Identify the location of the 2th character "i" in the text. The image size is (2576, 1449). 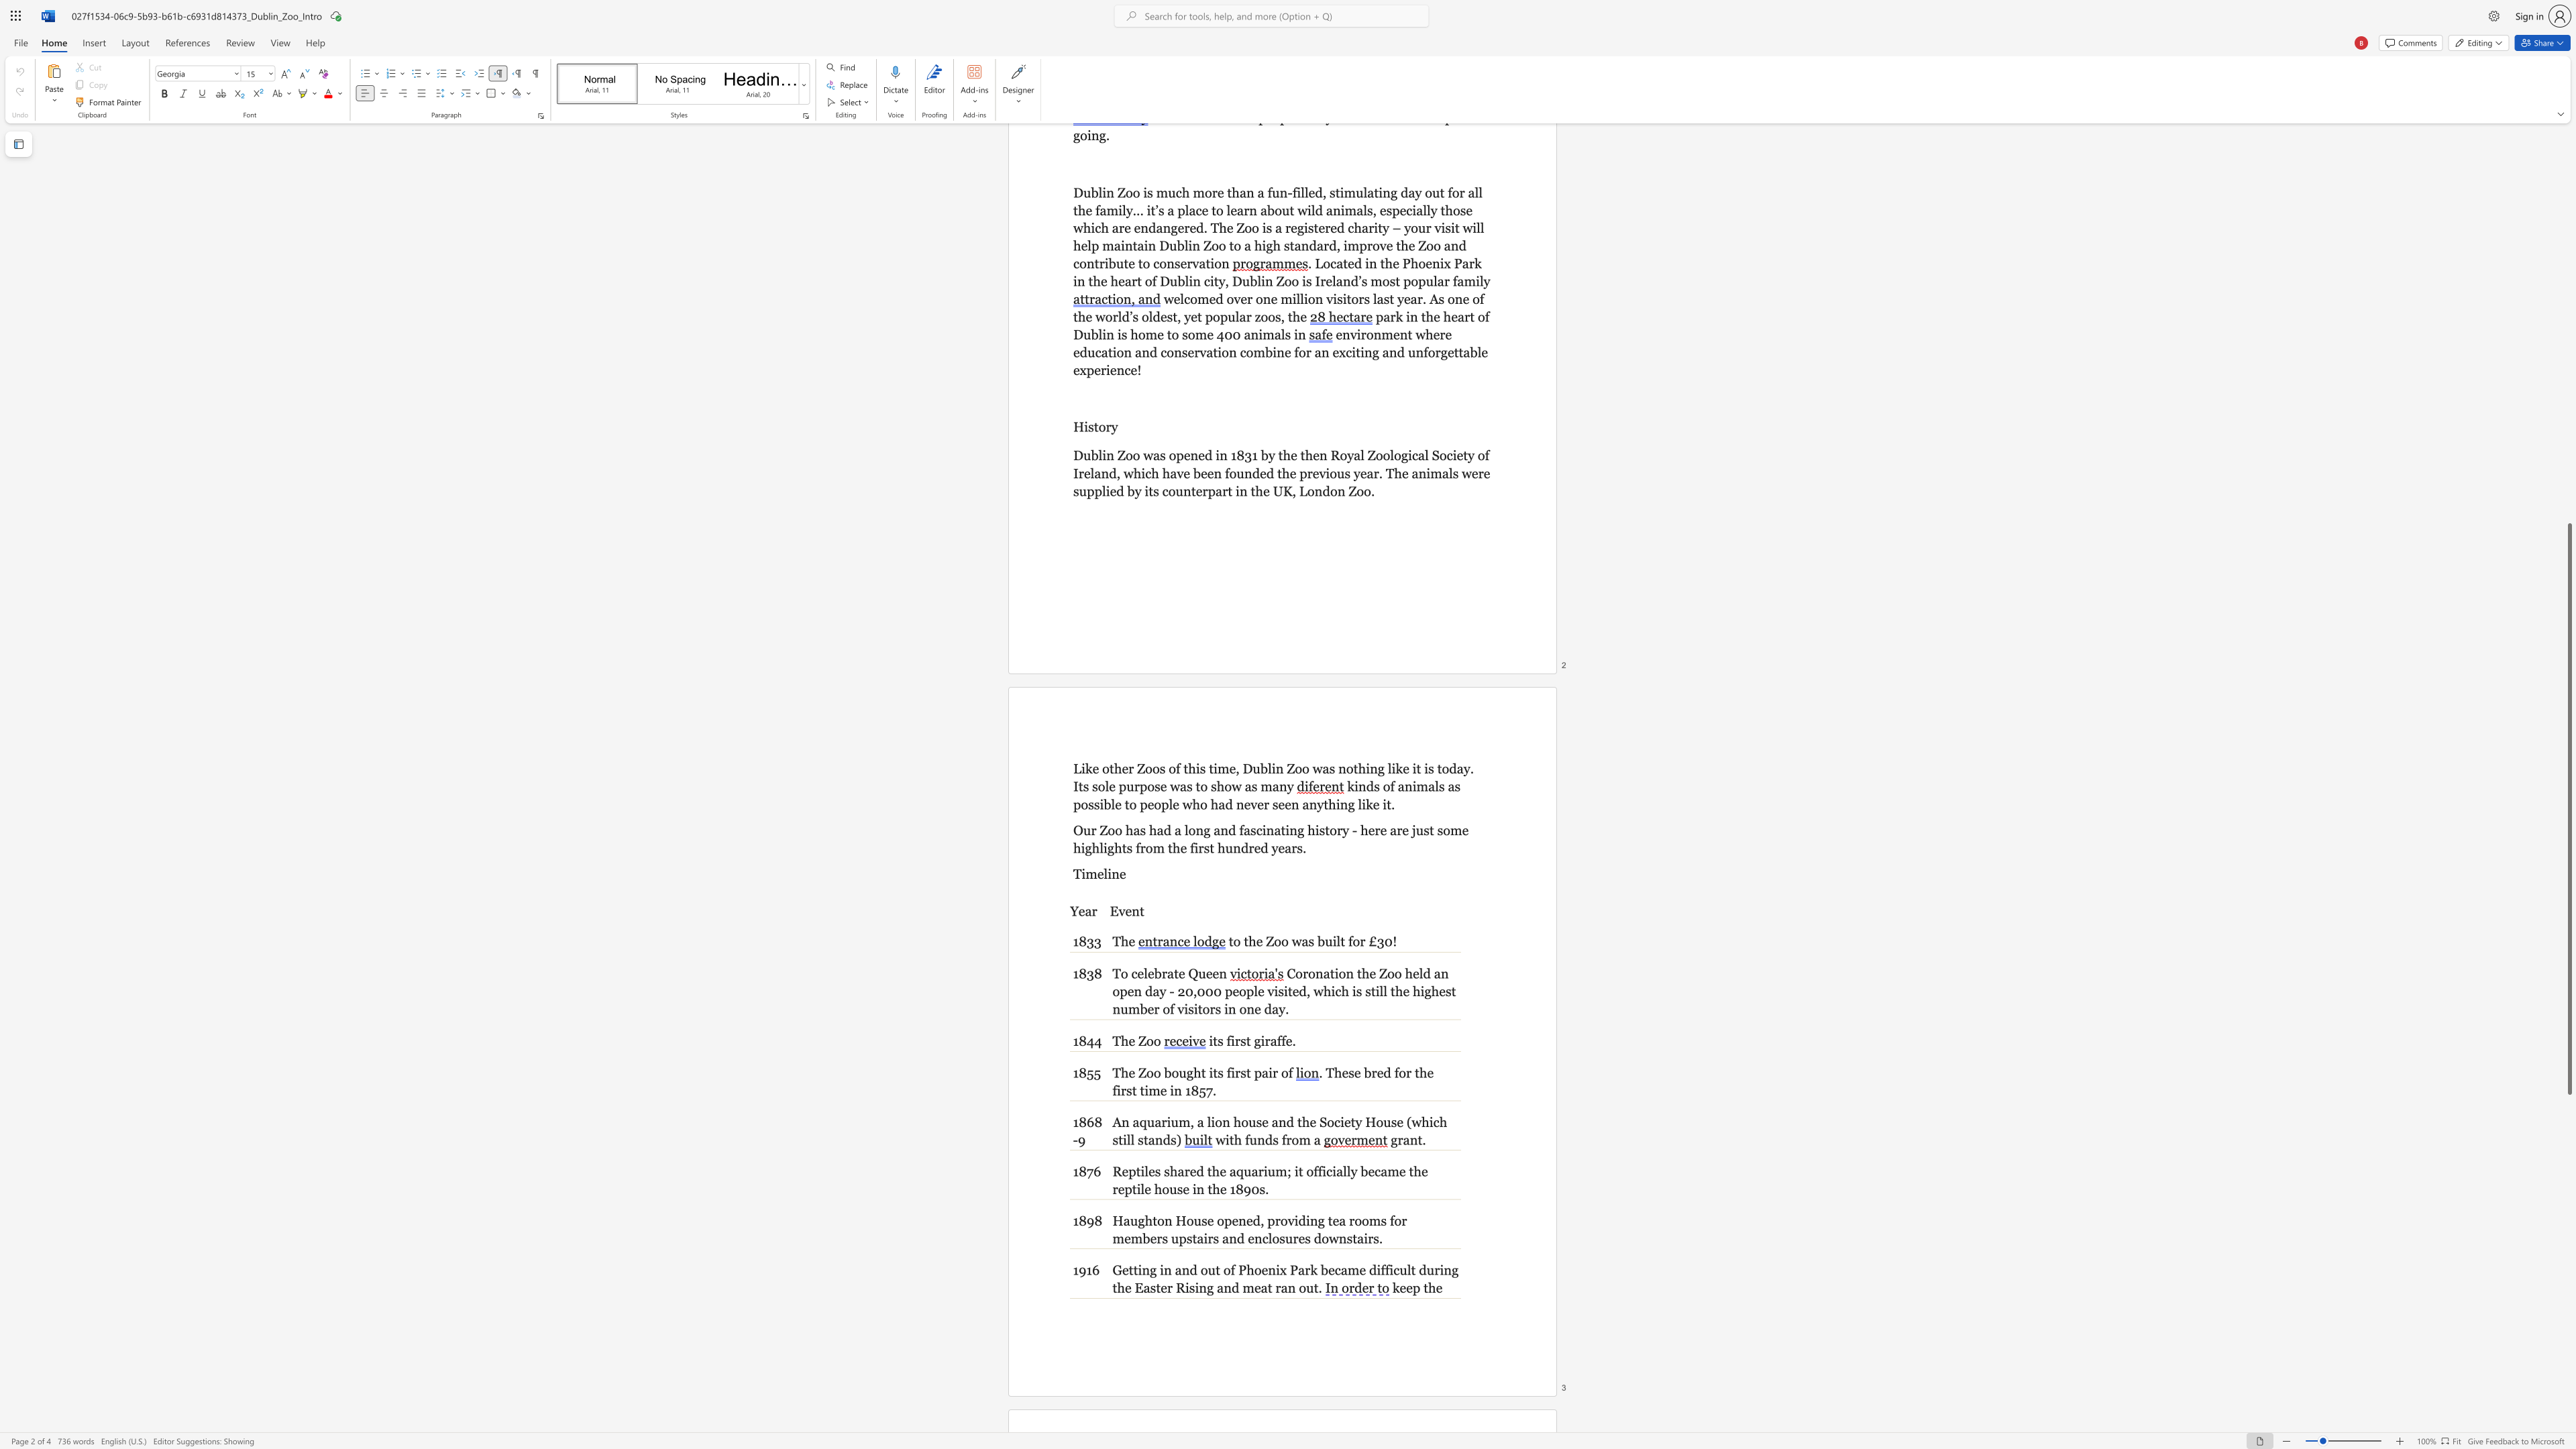
(1145, 1089).